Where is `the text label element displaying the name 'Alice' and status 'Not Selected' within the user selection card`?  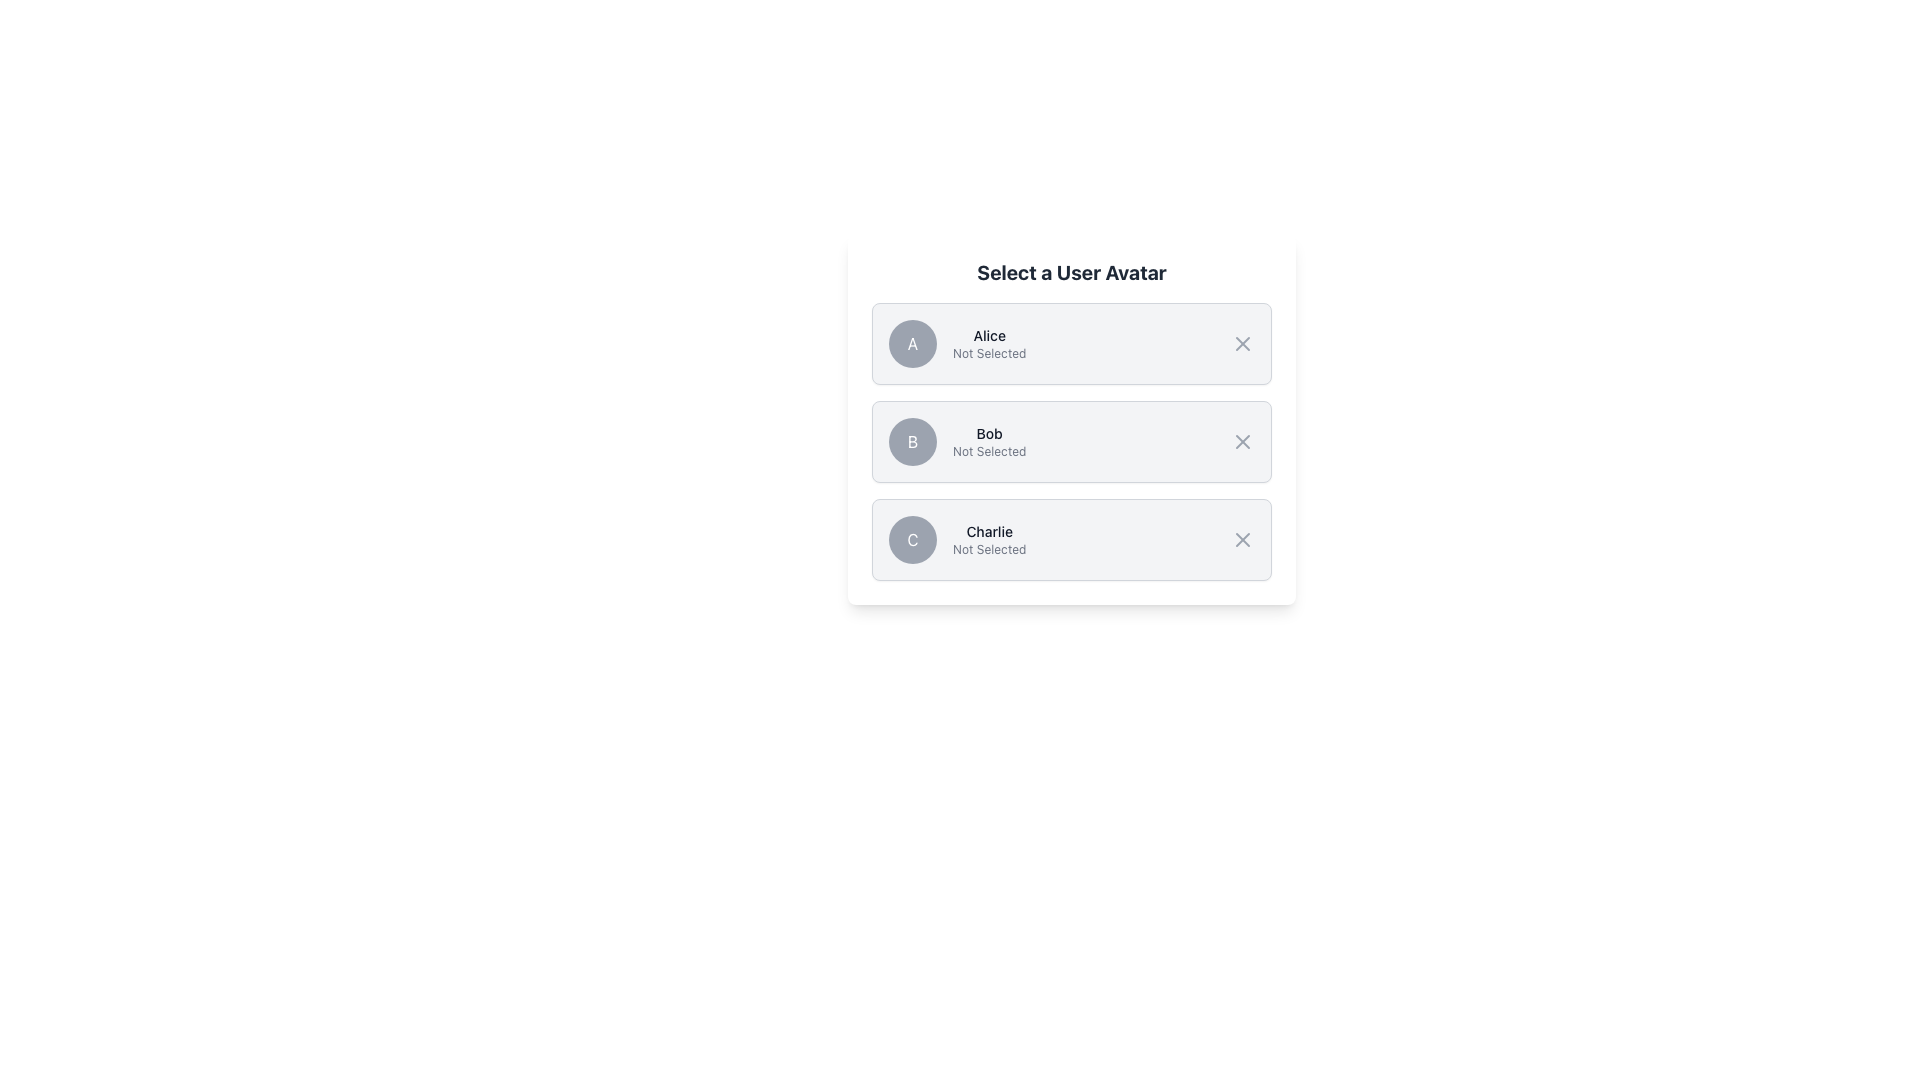
the text label element displaying the name 'Alice' and status 'Not Selected' within the user selection card is located at coordinates (989, 342).